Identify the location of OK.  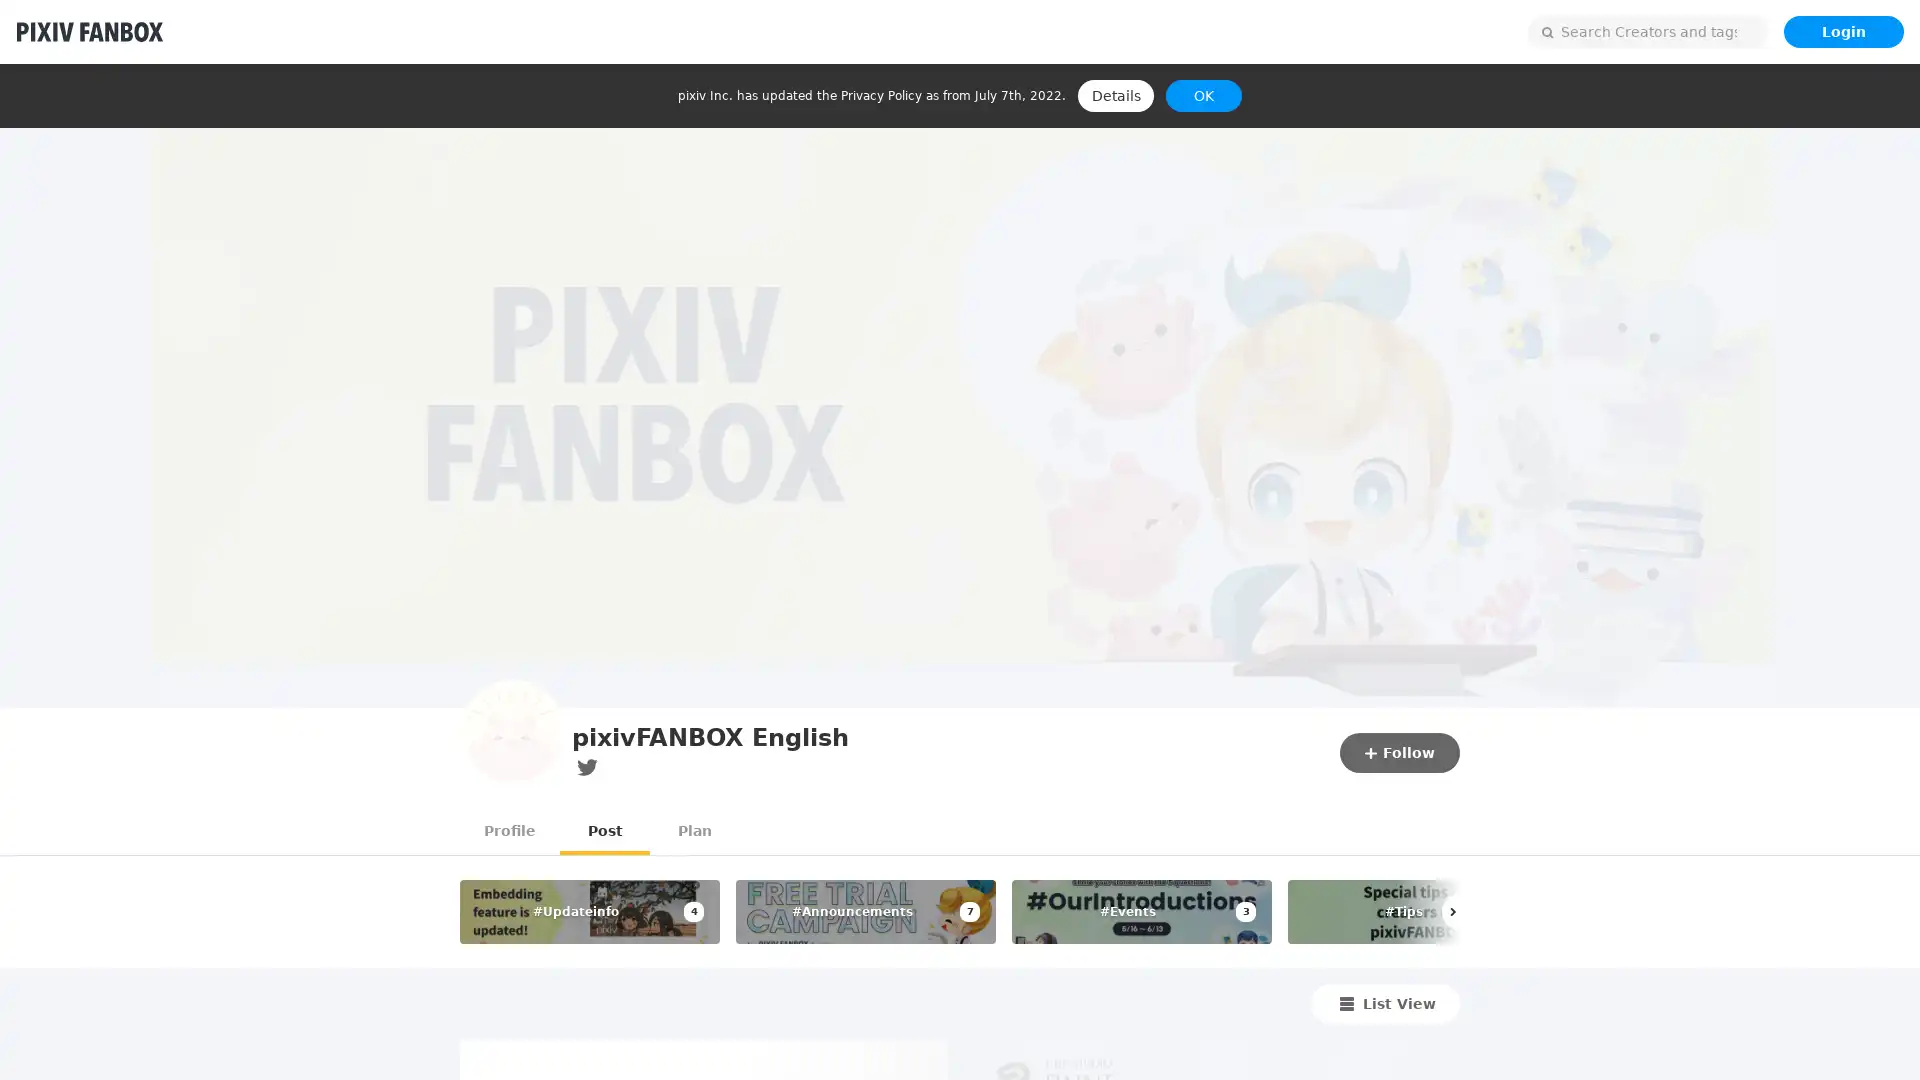
(1203, 96).